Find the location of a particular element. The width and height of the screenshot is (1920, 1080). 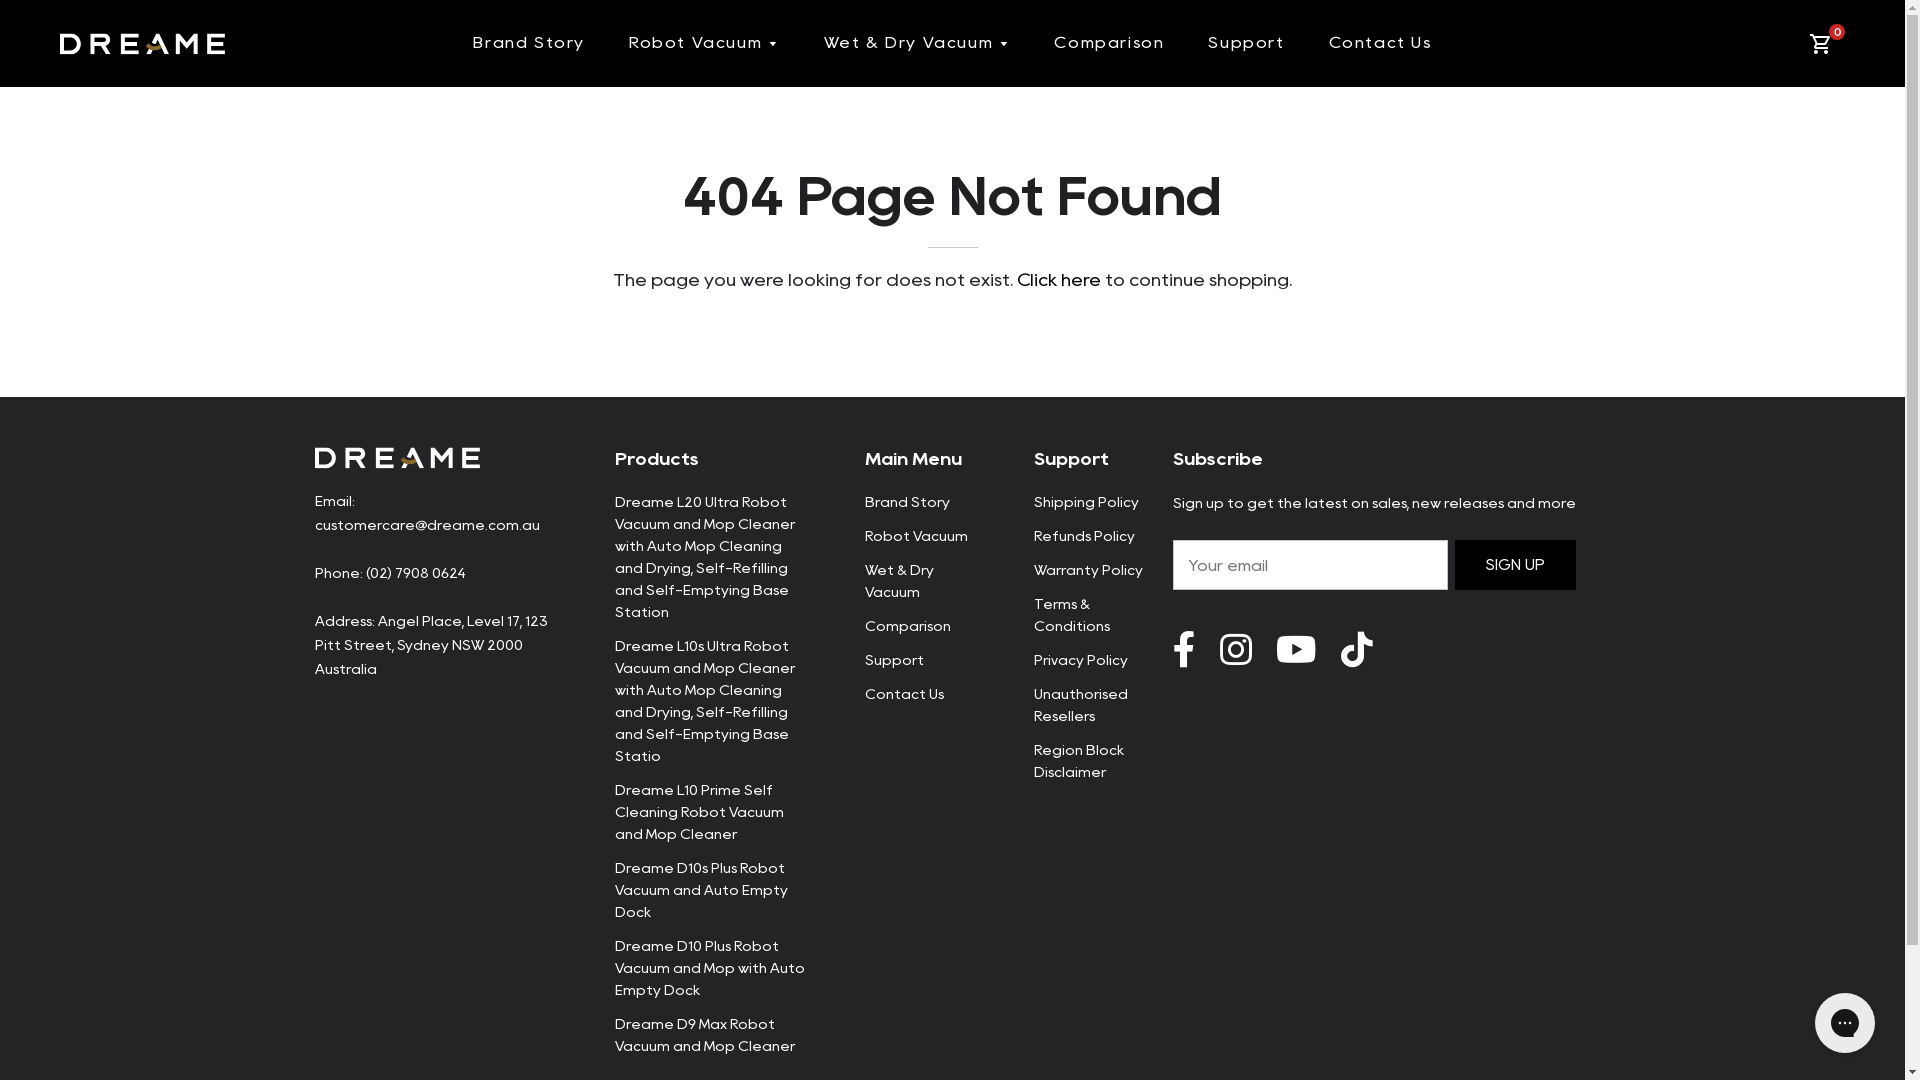

'Dreame D10s Plus Robot Vacuum and Auto Empty Dock' is located at coordinates (700, 889).